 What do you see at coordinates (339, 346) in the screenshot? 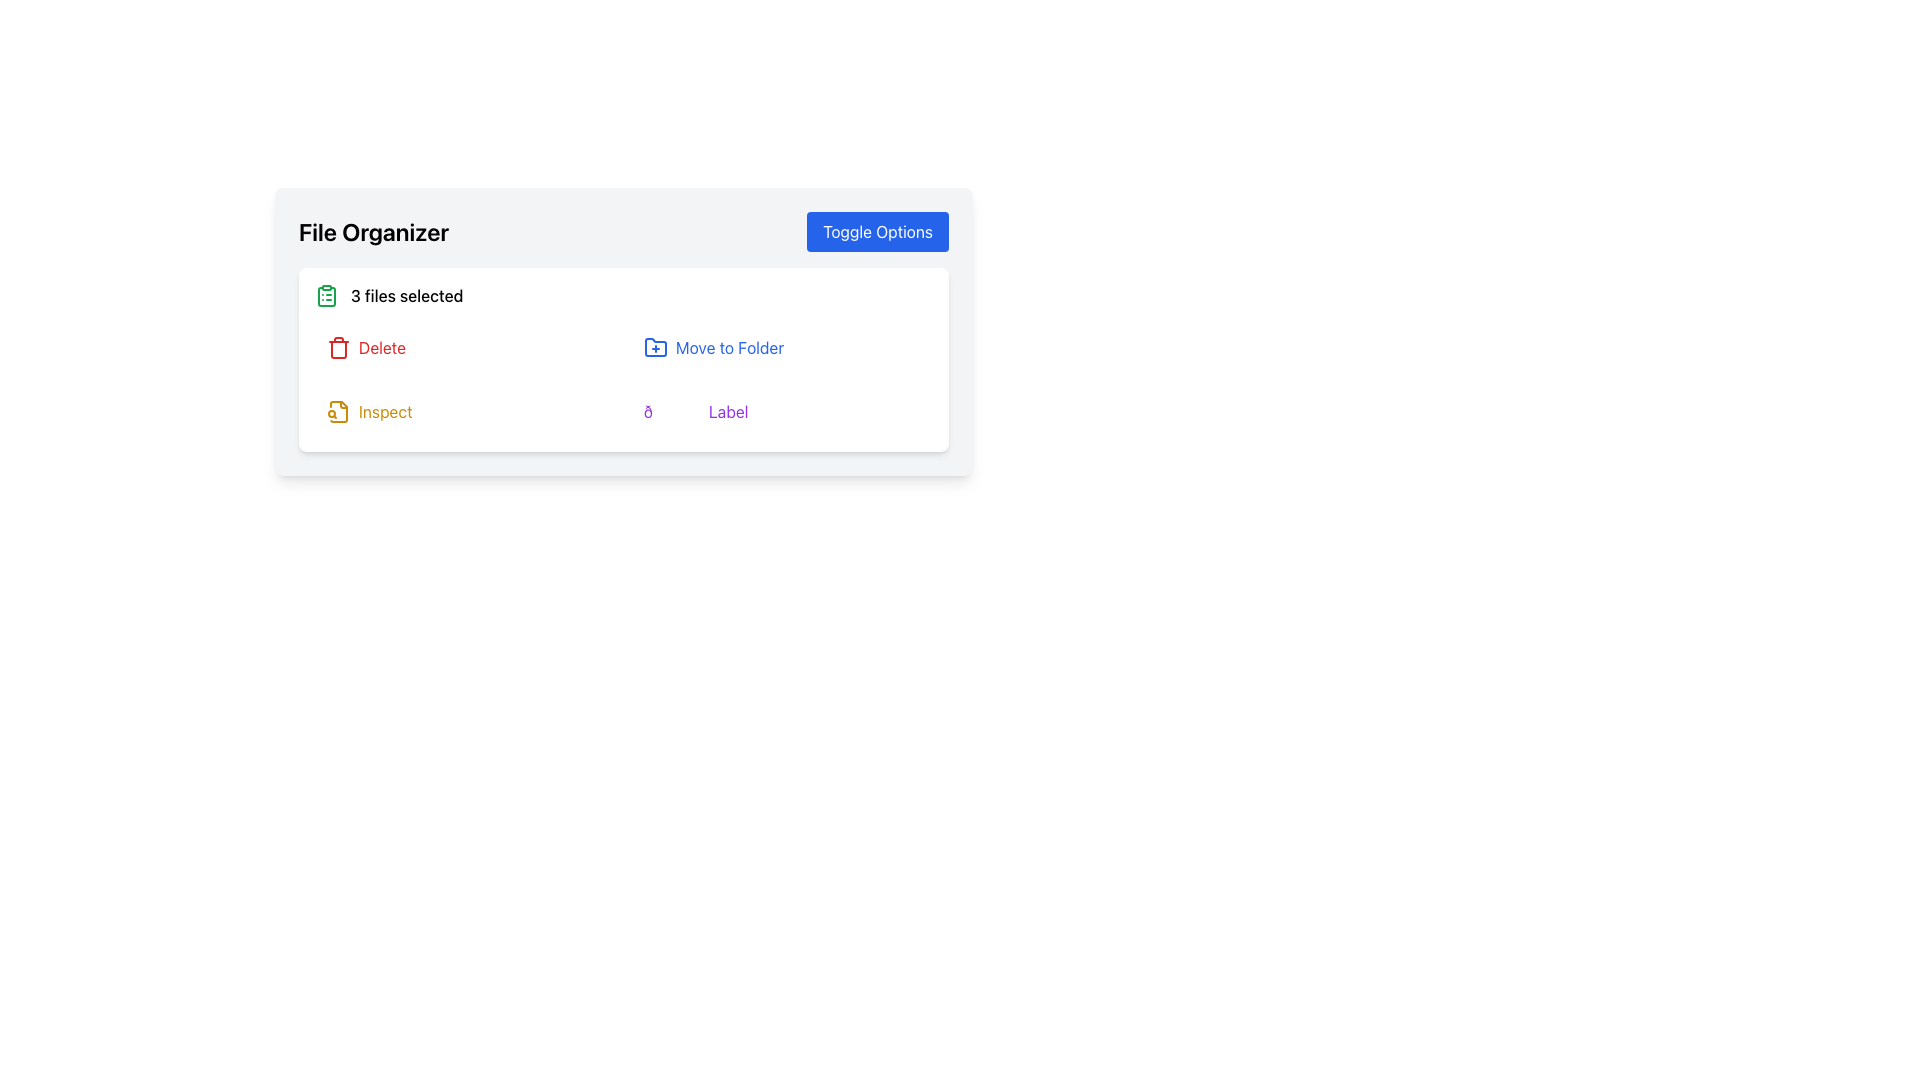
I see `the deletion icon located in the second slot of the action list to visually recognize the icon associated with the 'Delete' option` at bounding box center [339, 346].